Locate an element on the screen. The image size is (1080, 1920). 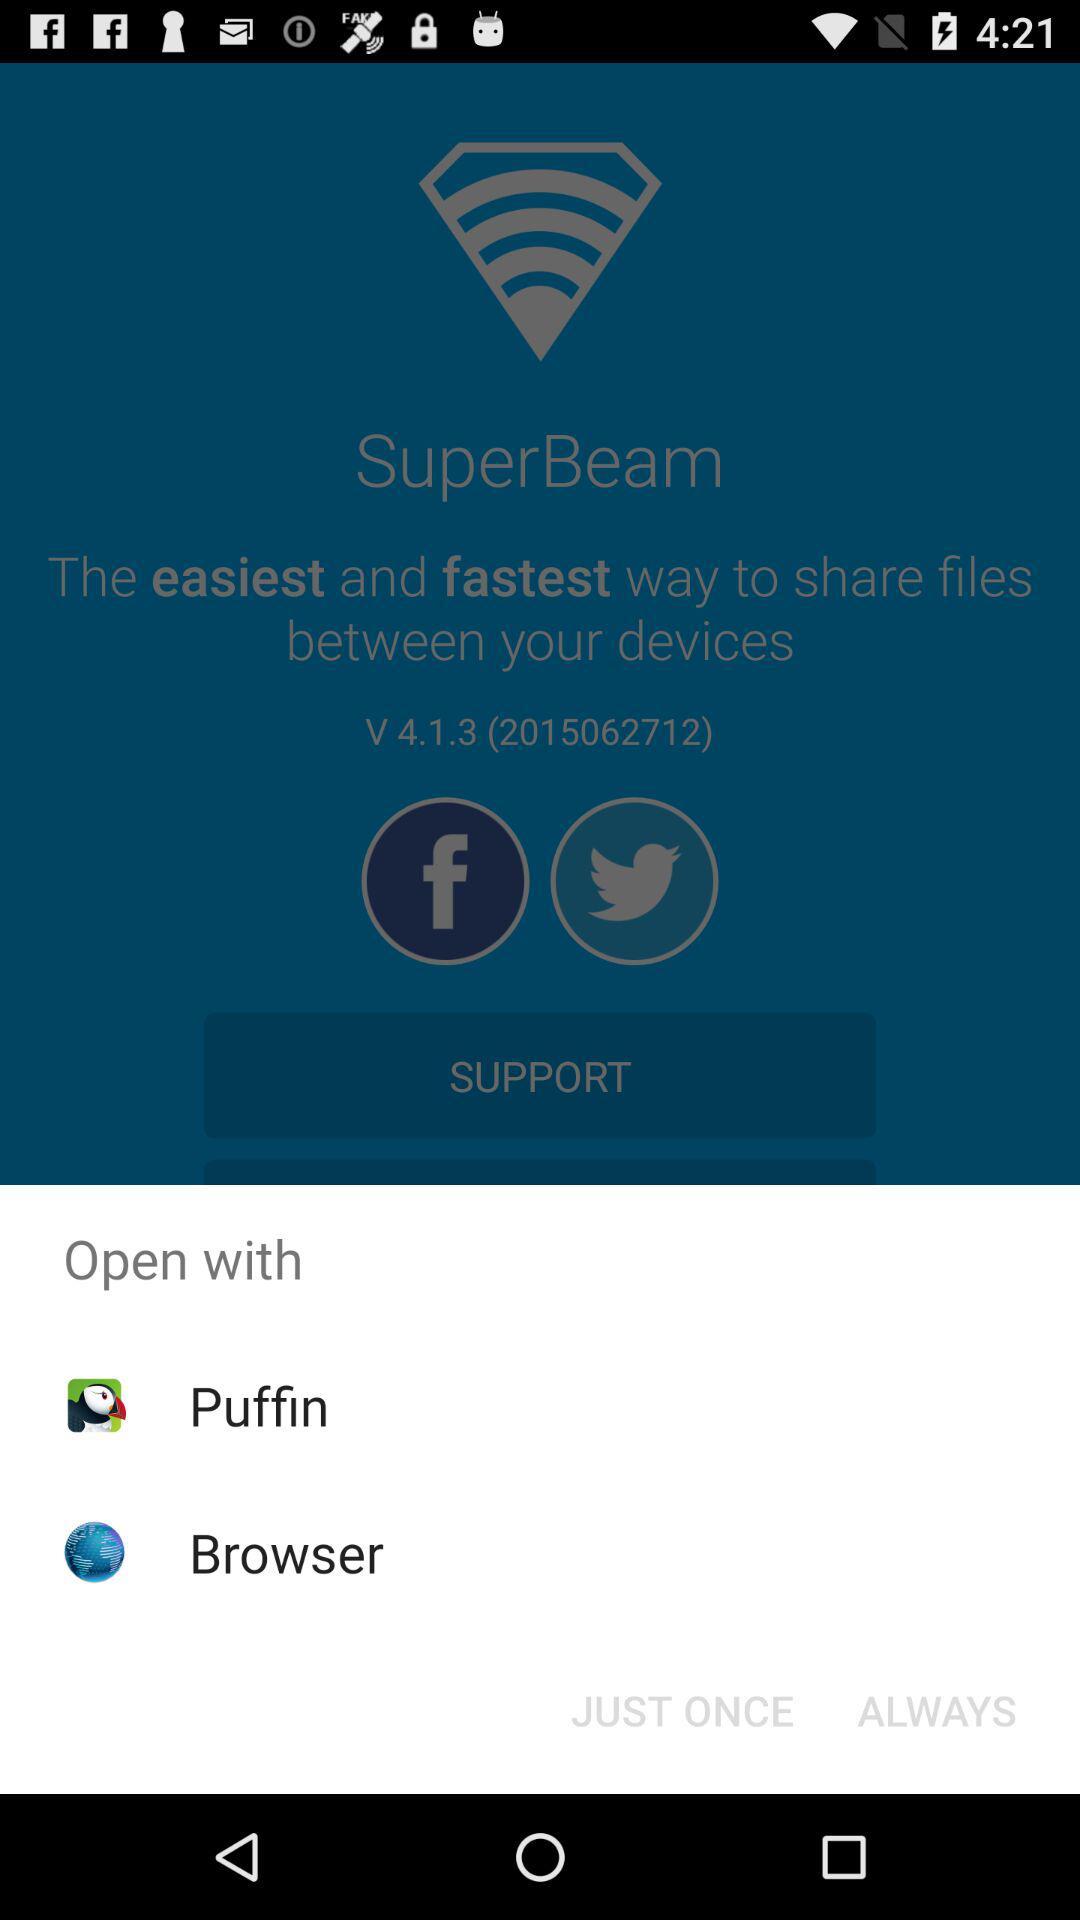
the just once at the bottom is located at coordinates (681, 1708).